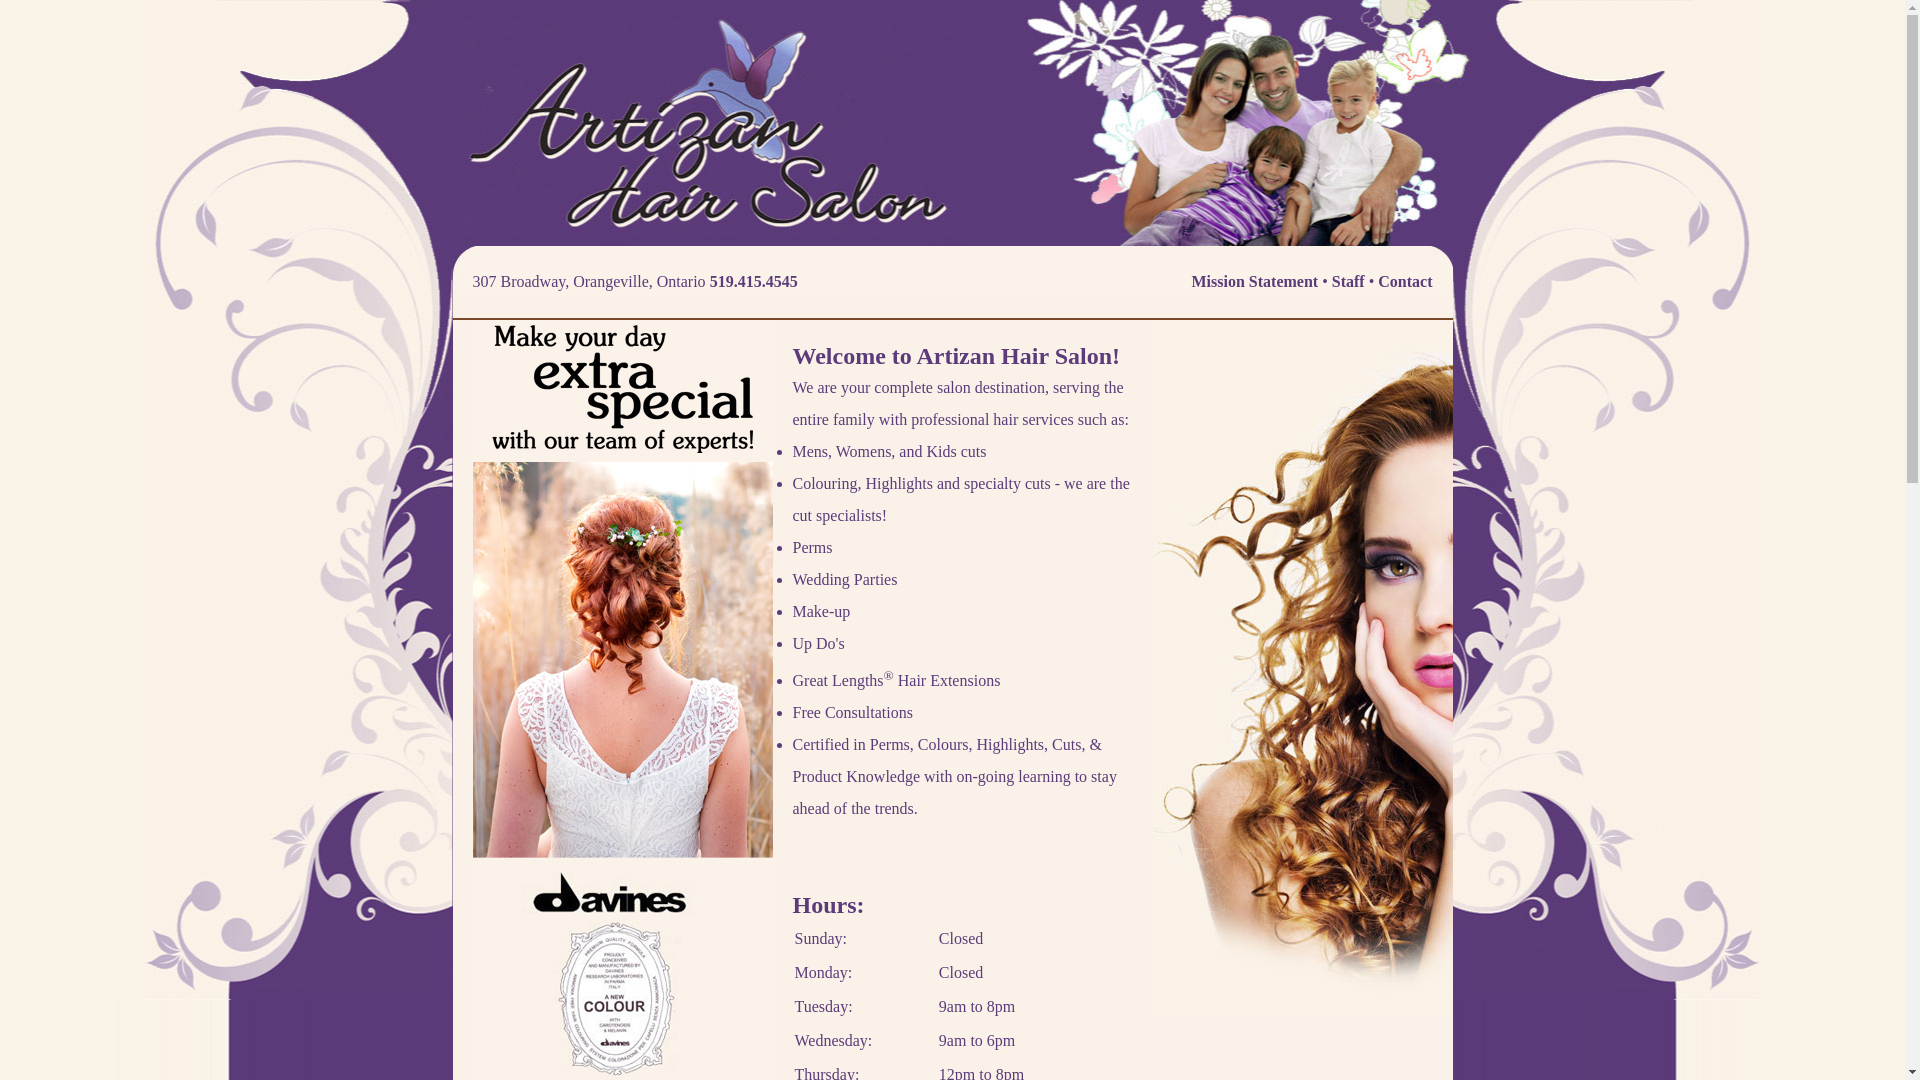 The image size is (1920, 1080). Describe the element at coordinates (1376, 281) in the screenshot. I see `'Contact'` at that location.